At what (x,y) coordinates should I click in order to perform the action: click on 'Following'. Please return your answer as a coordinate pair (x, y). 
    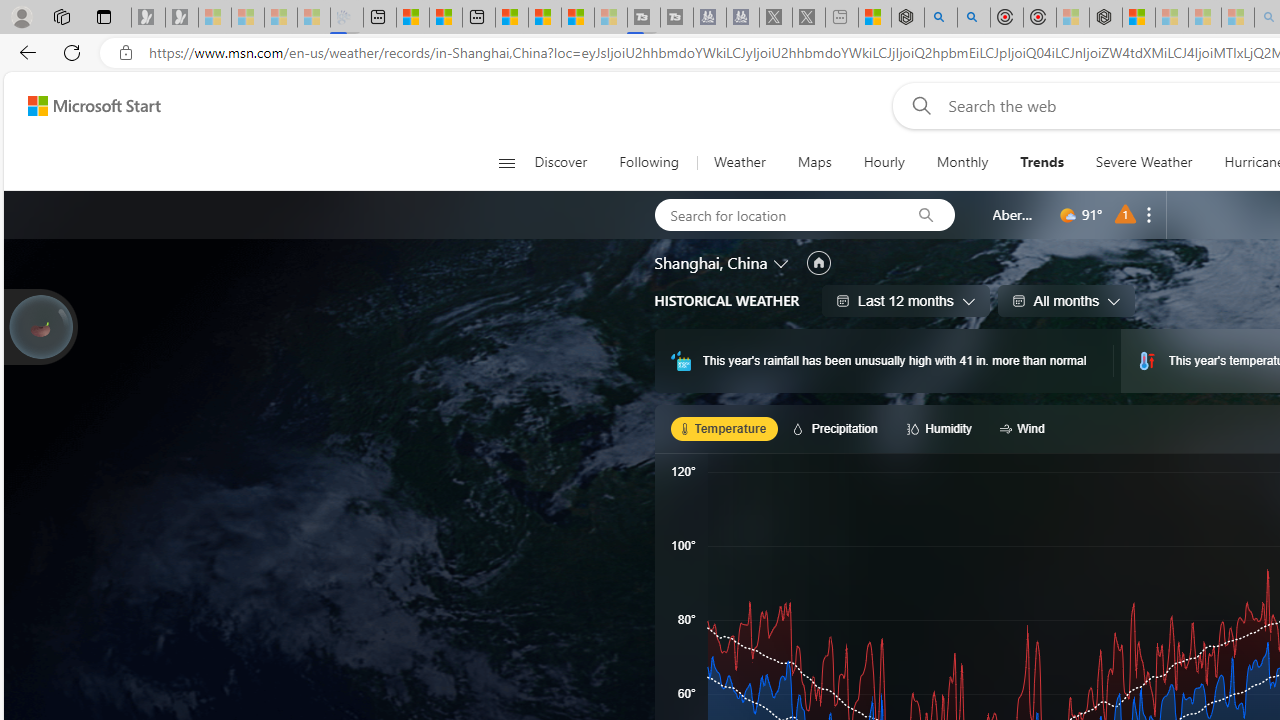
    Looking at the image, I should click on (650, 162).